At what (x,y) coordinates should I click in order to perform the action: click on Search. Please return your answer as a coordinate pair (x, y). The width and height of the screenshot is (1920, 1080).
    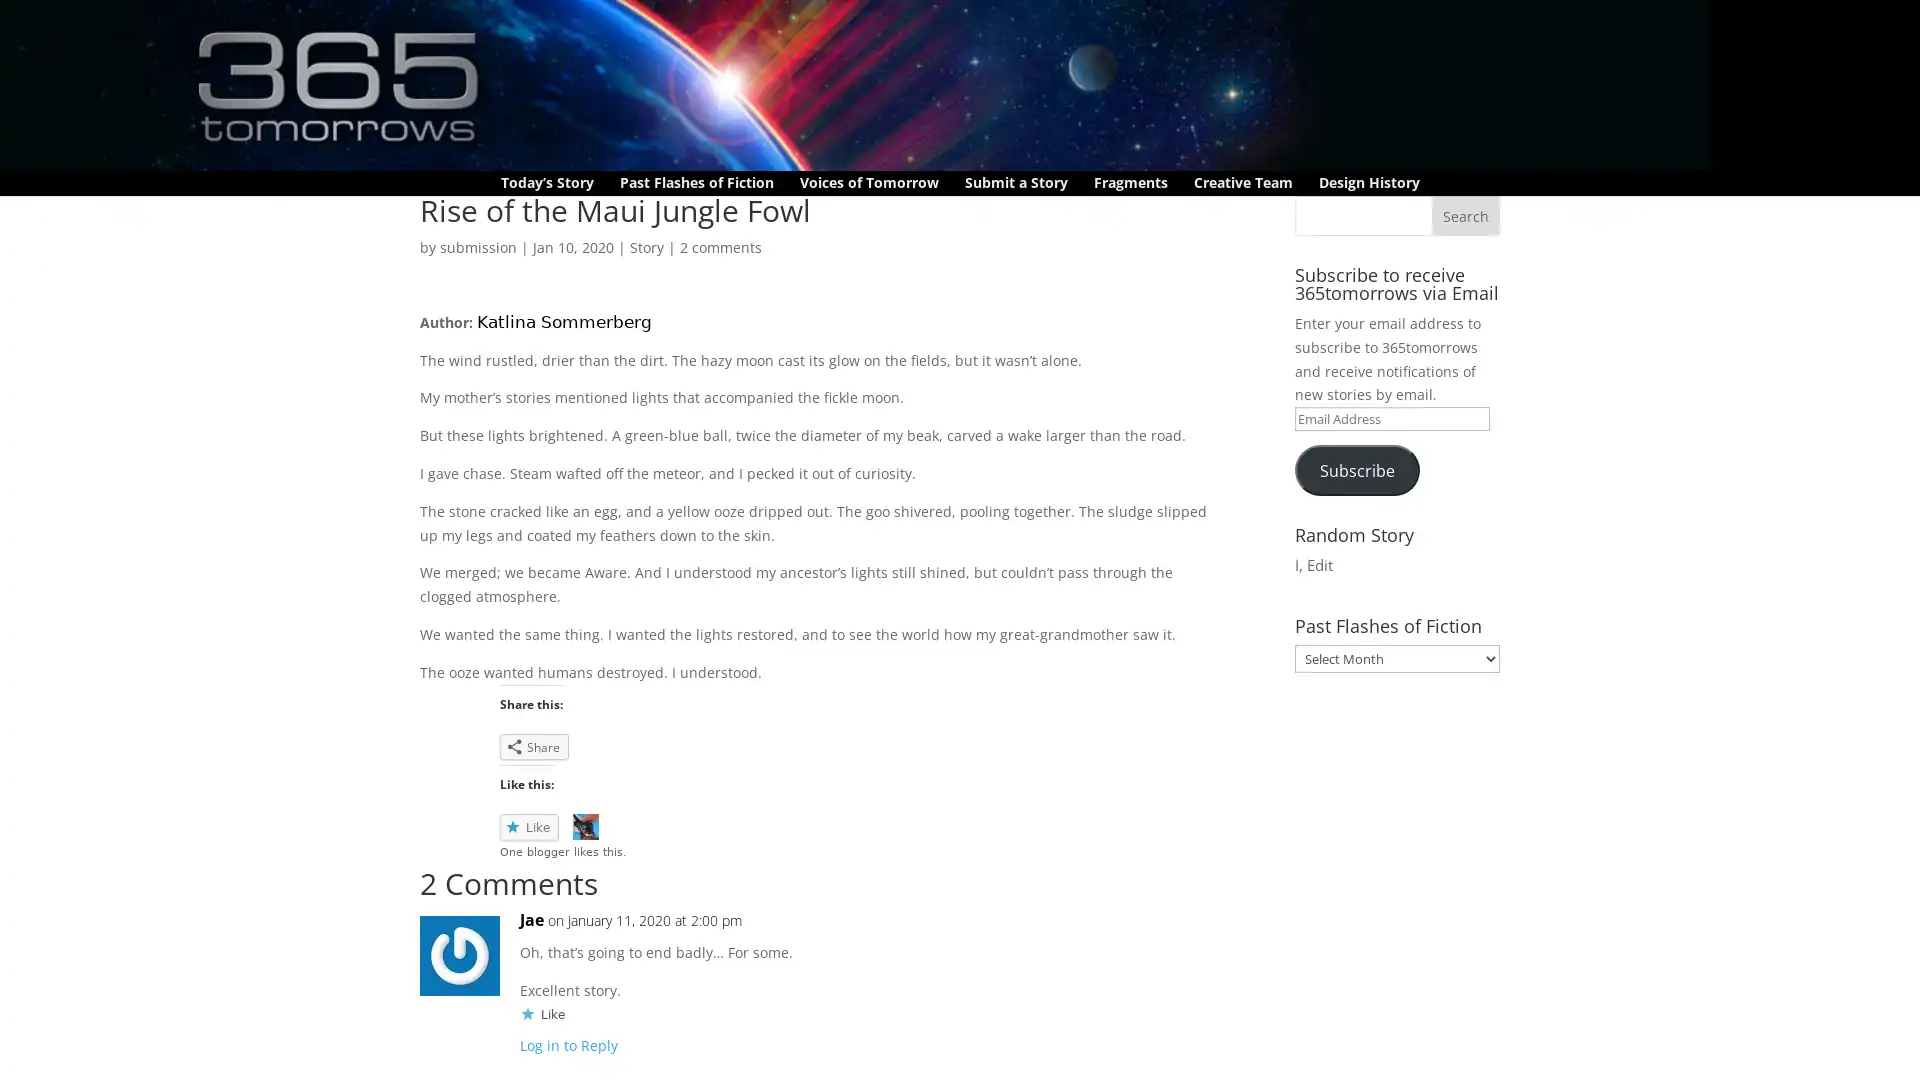
    Looking at the image, I should click on (1465, 273).